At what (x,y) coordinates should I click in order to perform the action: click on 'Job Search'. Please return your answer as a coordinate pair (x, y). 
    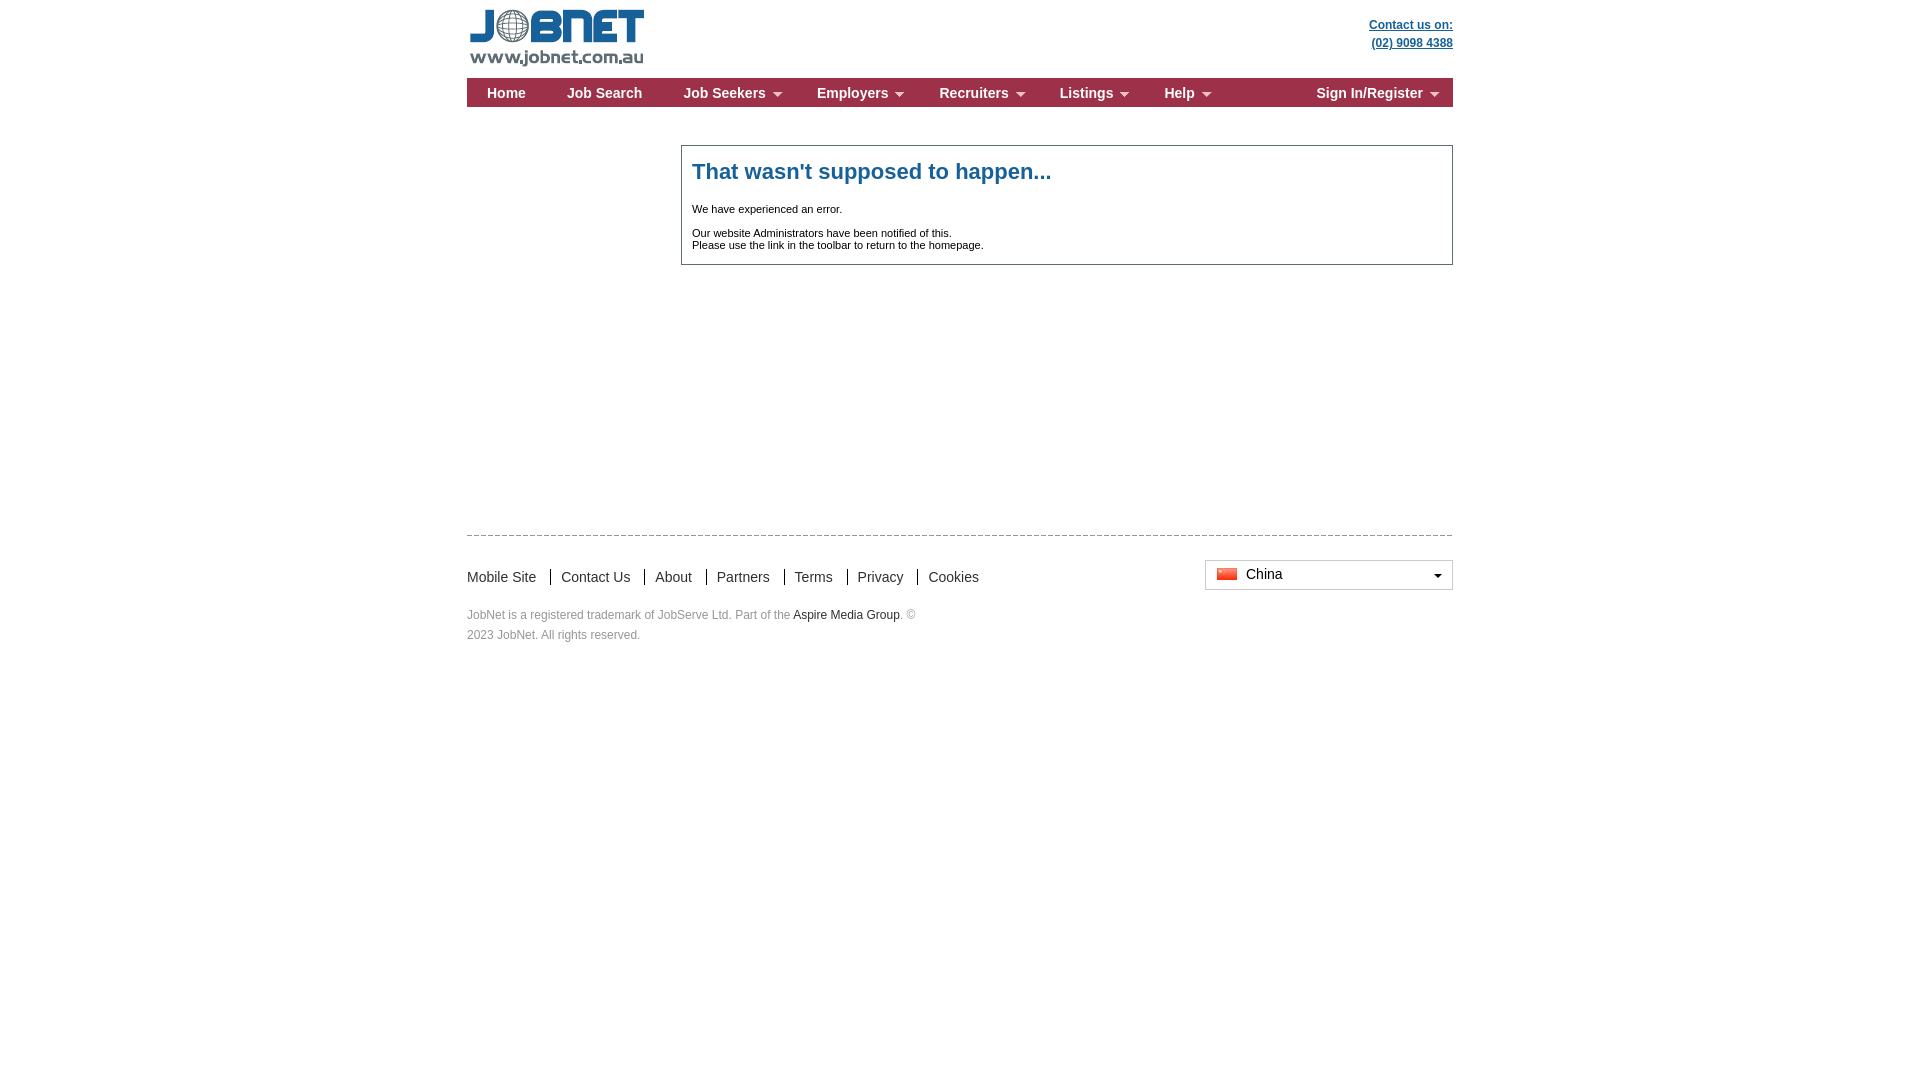
    Looking at the image, I should click on (603, 92).